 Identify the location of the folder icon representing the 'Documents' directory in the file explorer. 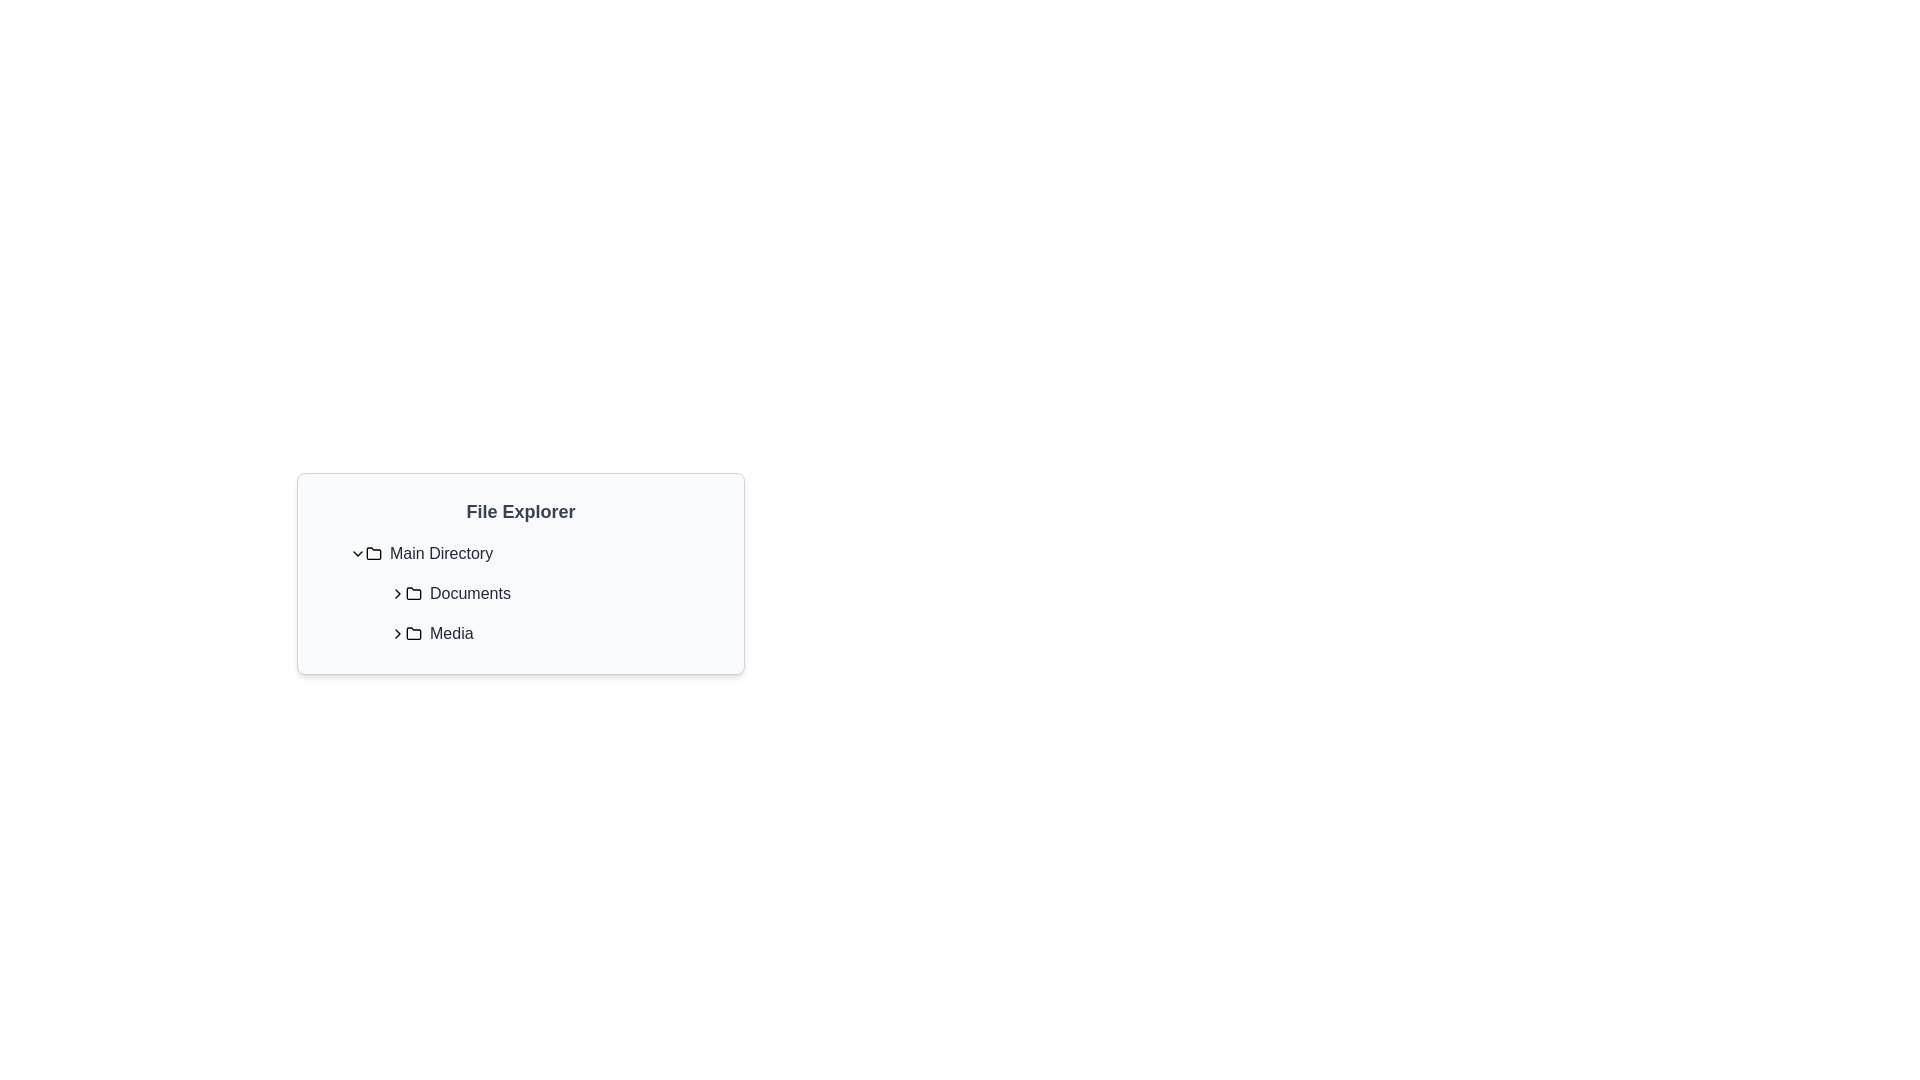
(412, 593).